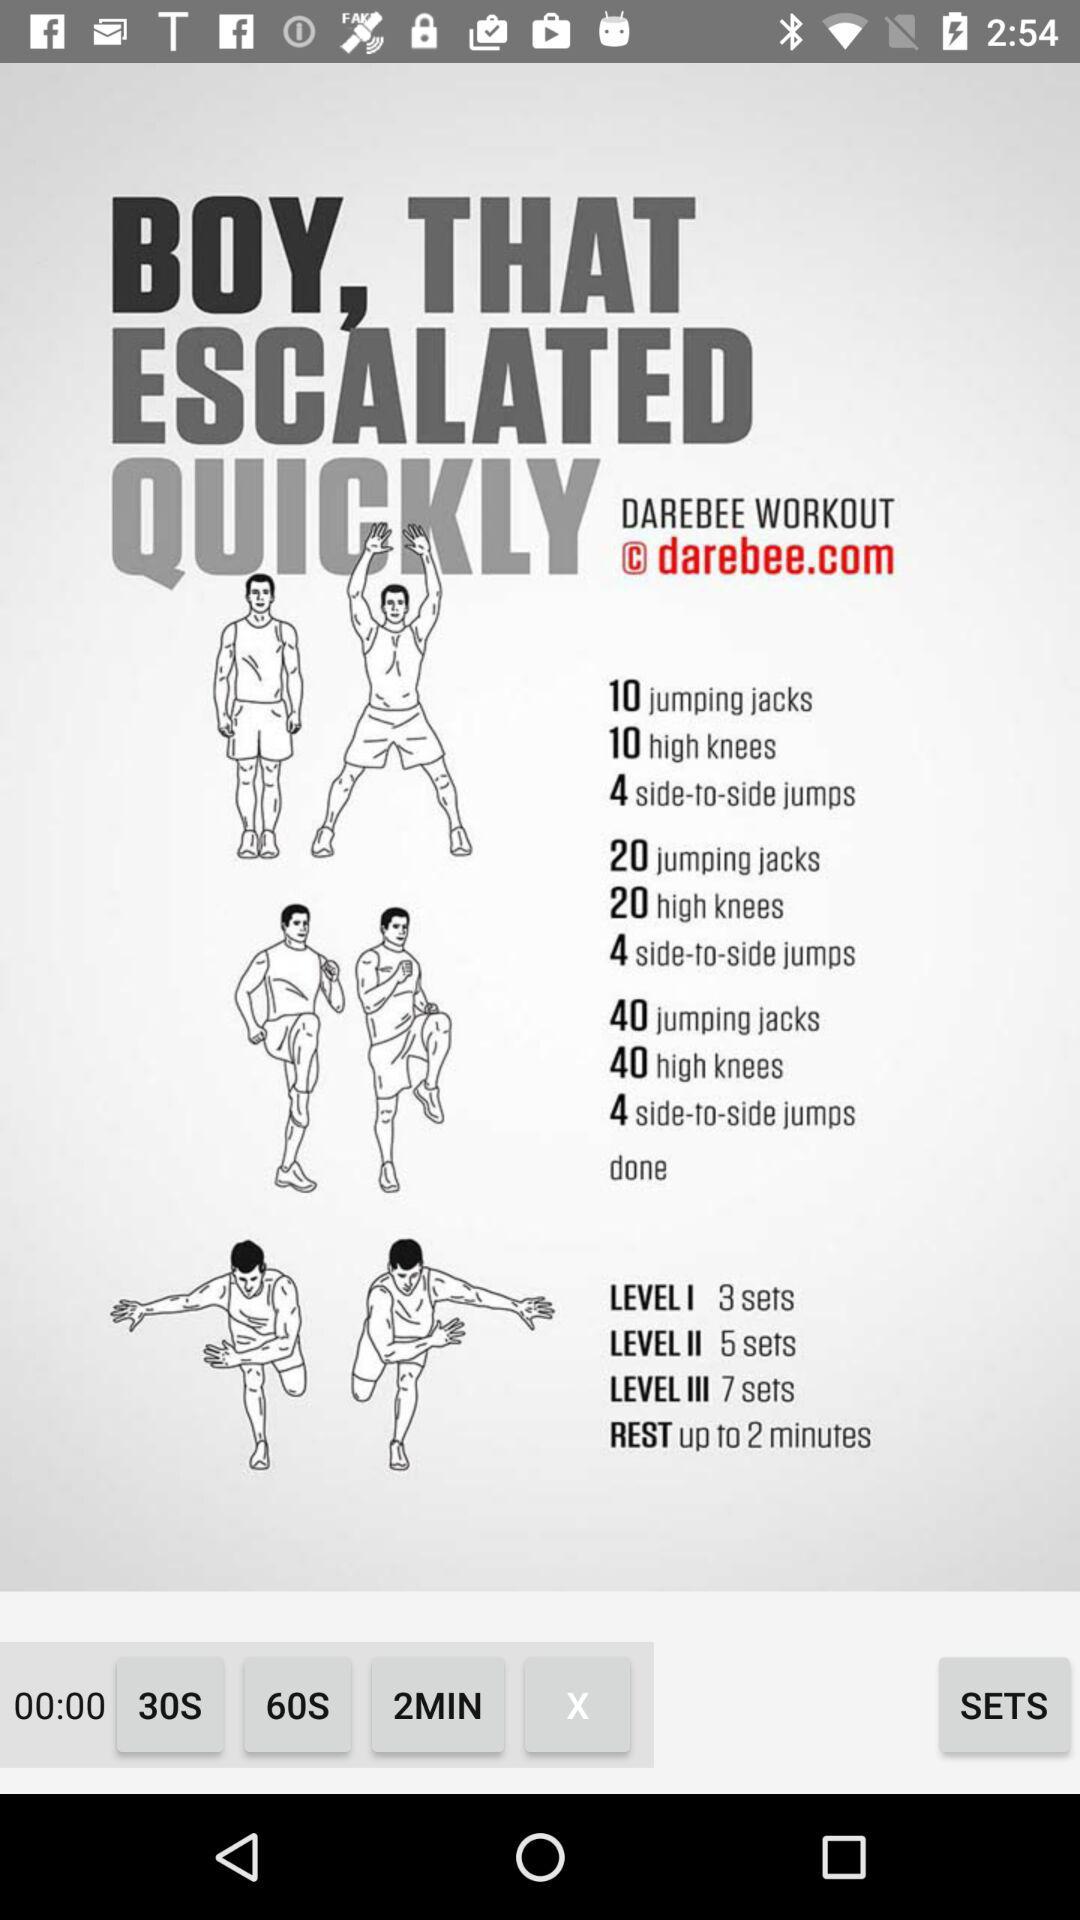 This screenshot has width=1080, height=1920. What do you see at coordinates (169, 1703) in the screenshot?
I see `item to the left of the 60s icon` at bounding box center [169, 1703].